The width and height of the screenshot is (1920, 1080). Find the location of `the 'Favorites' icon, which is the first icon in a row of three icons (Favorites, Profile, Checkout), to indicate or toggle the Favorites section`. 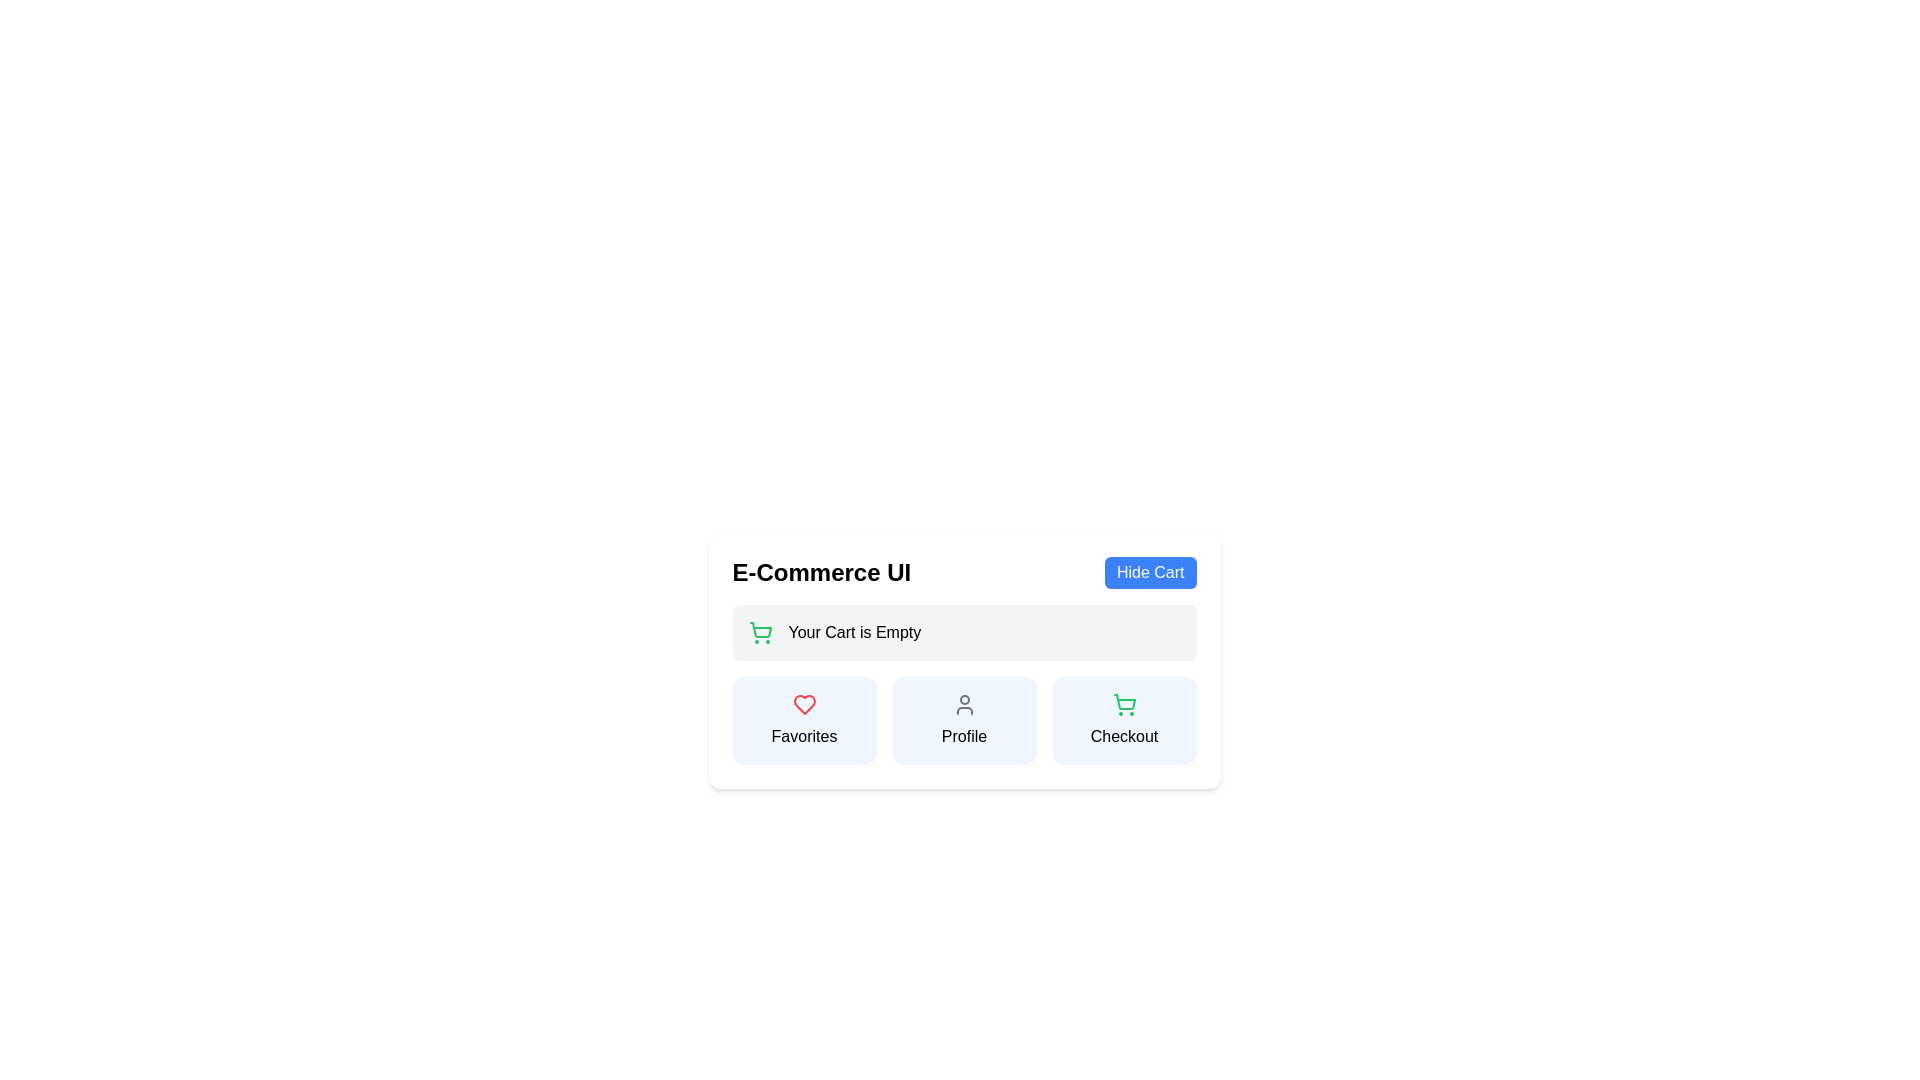

the 'Favorites' icon, which is the first icon in a row of three icons (Favorites, Profile, Checkout), to indicate or toggle the Favorites section is located at coordinates (804, 704).